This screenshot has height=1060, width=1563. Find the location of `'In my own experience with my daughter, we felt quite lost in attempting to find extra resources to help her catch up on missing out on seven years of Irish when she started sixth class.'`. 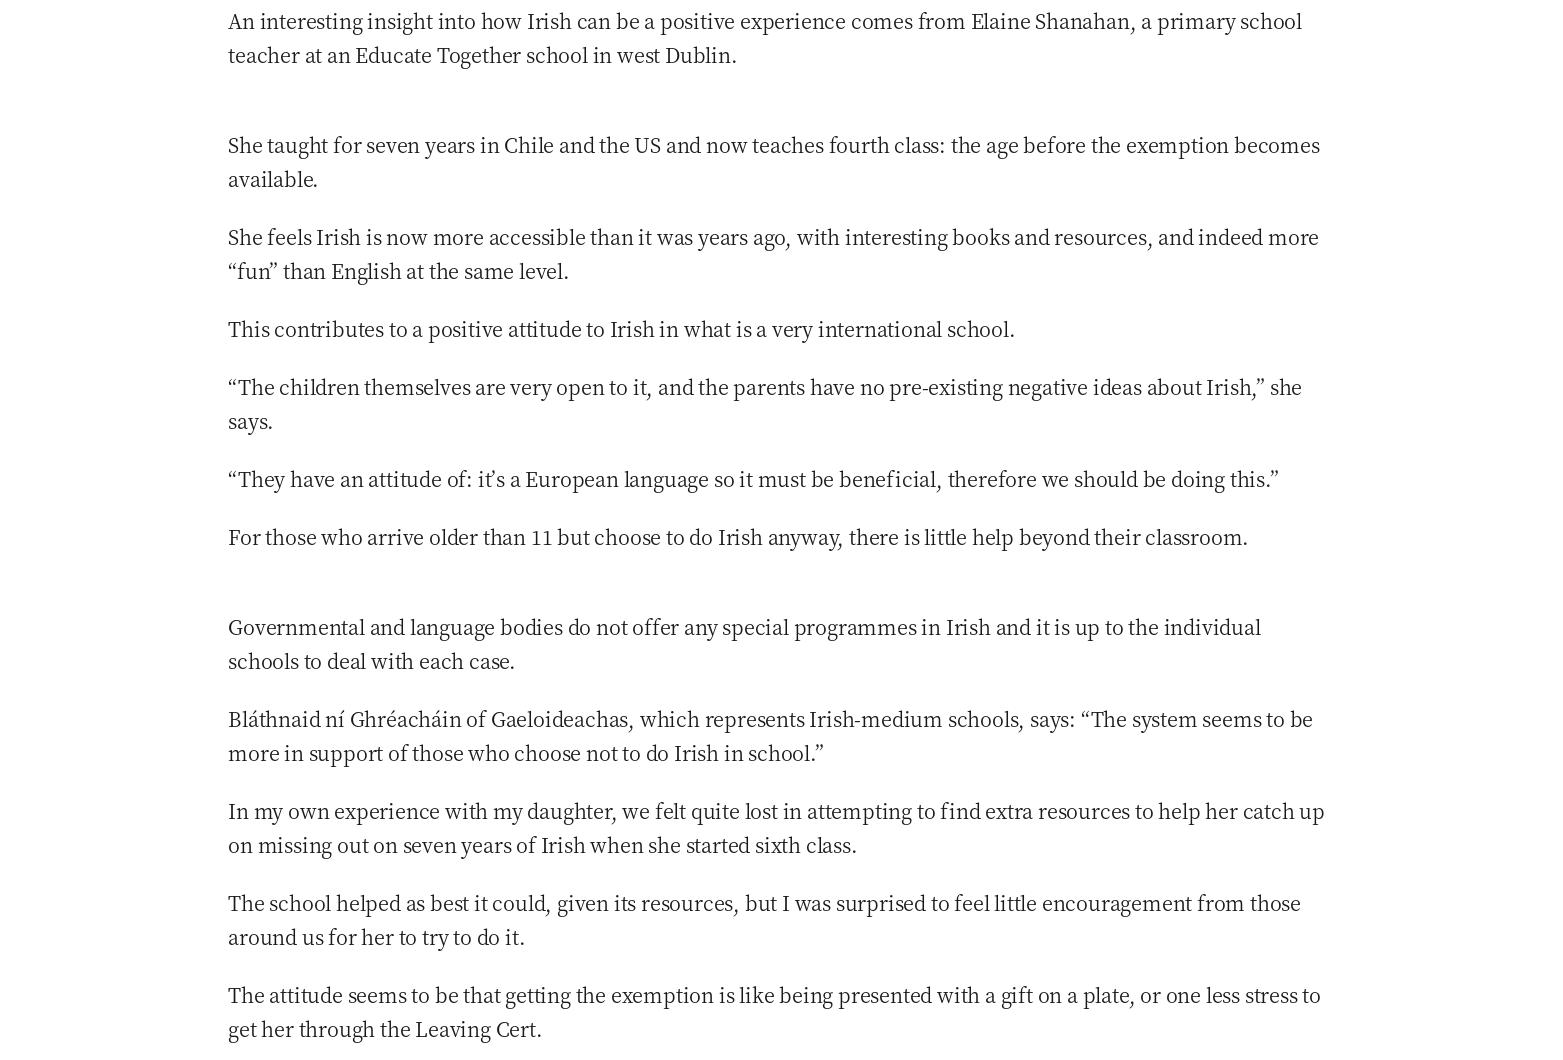

'In my own experience with my daughter, we felt quite lost in attempting to find extra resources to help her catch up on missing out on seven years of Irish when she started sixth class.' is located at coordinates (776, 826).